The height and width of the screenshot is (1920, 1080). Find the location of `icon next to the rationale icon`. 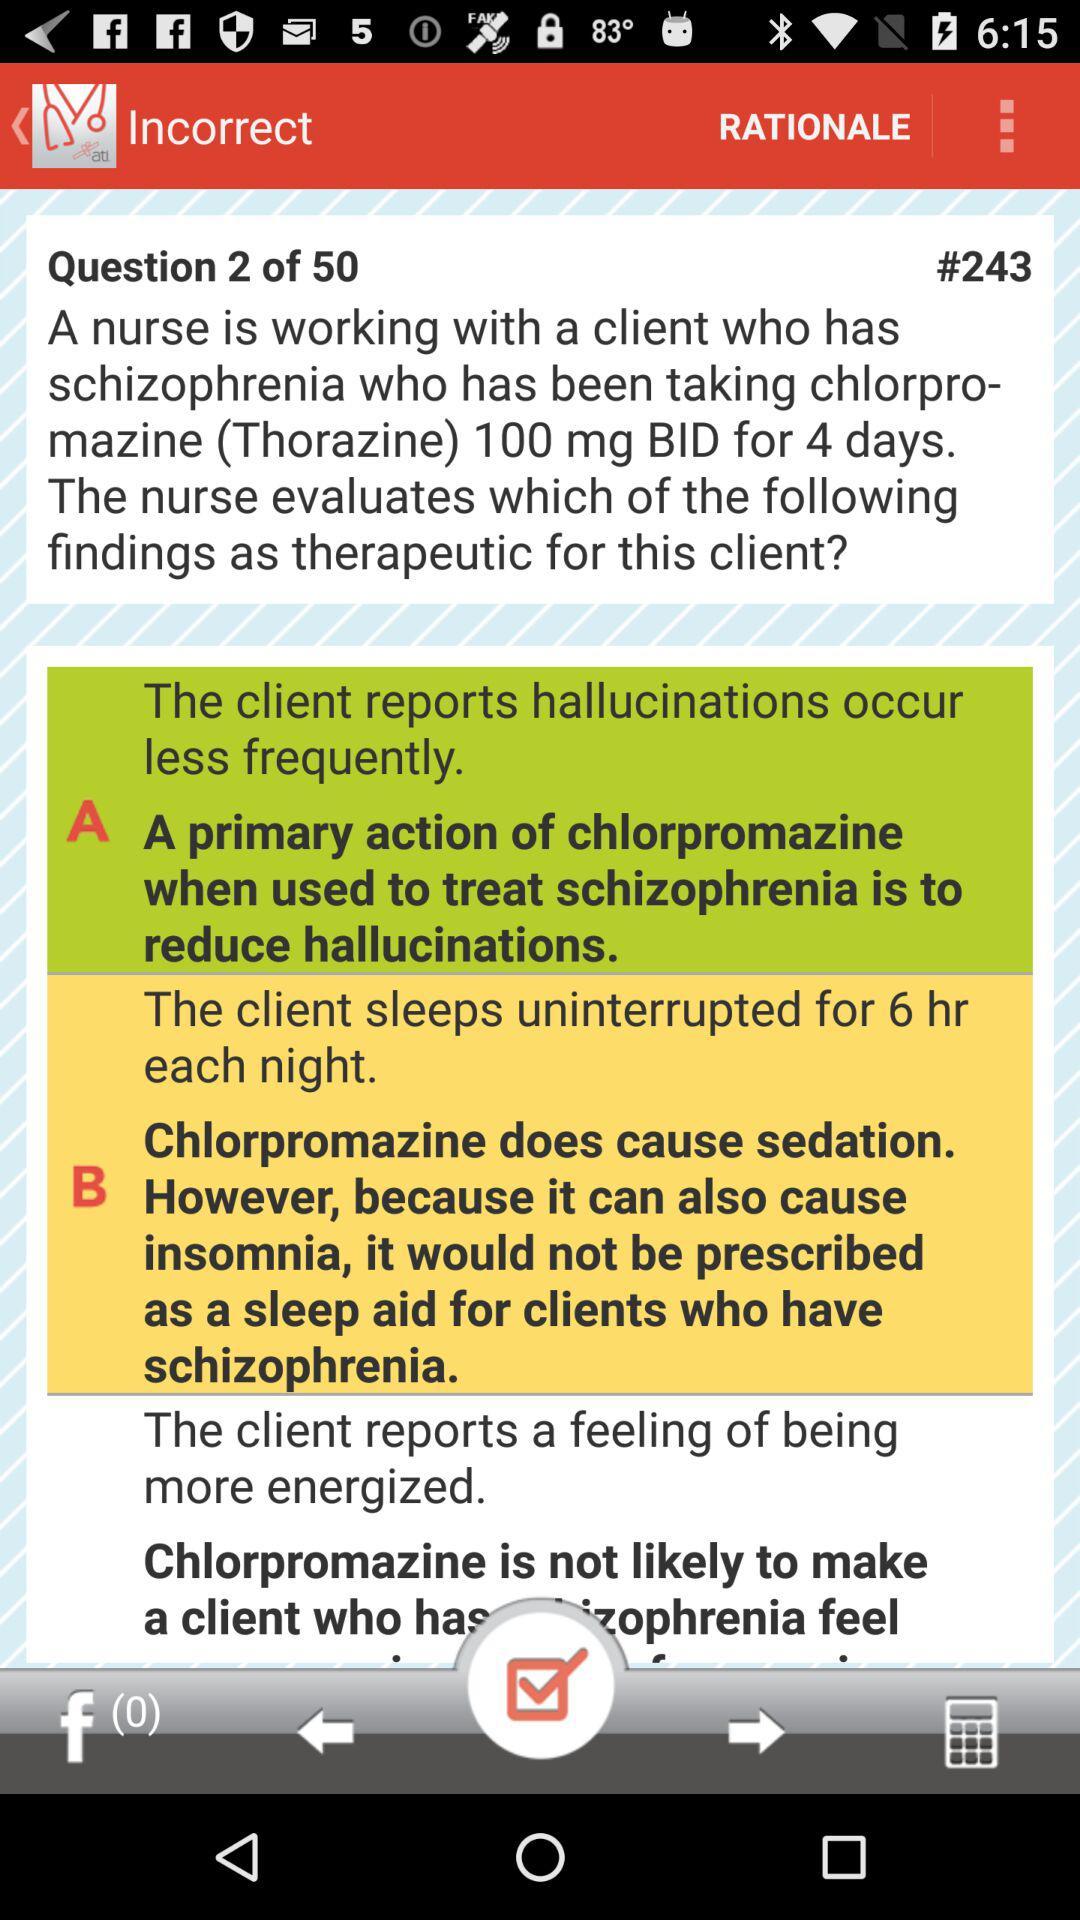

icon next to the rationale icon is located at coordinates (1006, 124).